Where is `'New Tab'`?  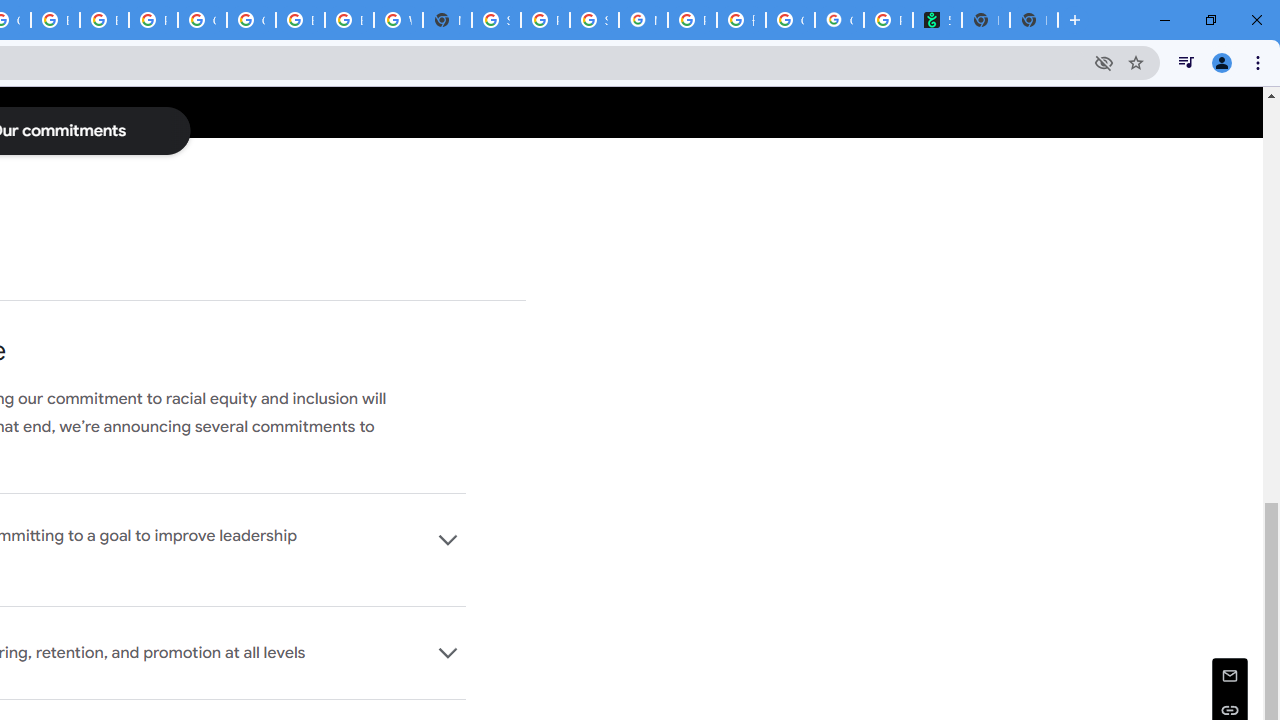
'New Tab' is located at coordinates (1034, 20).